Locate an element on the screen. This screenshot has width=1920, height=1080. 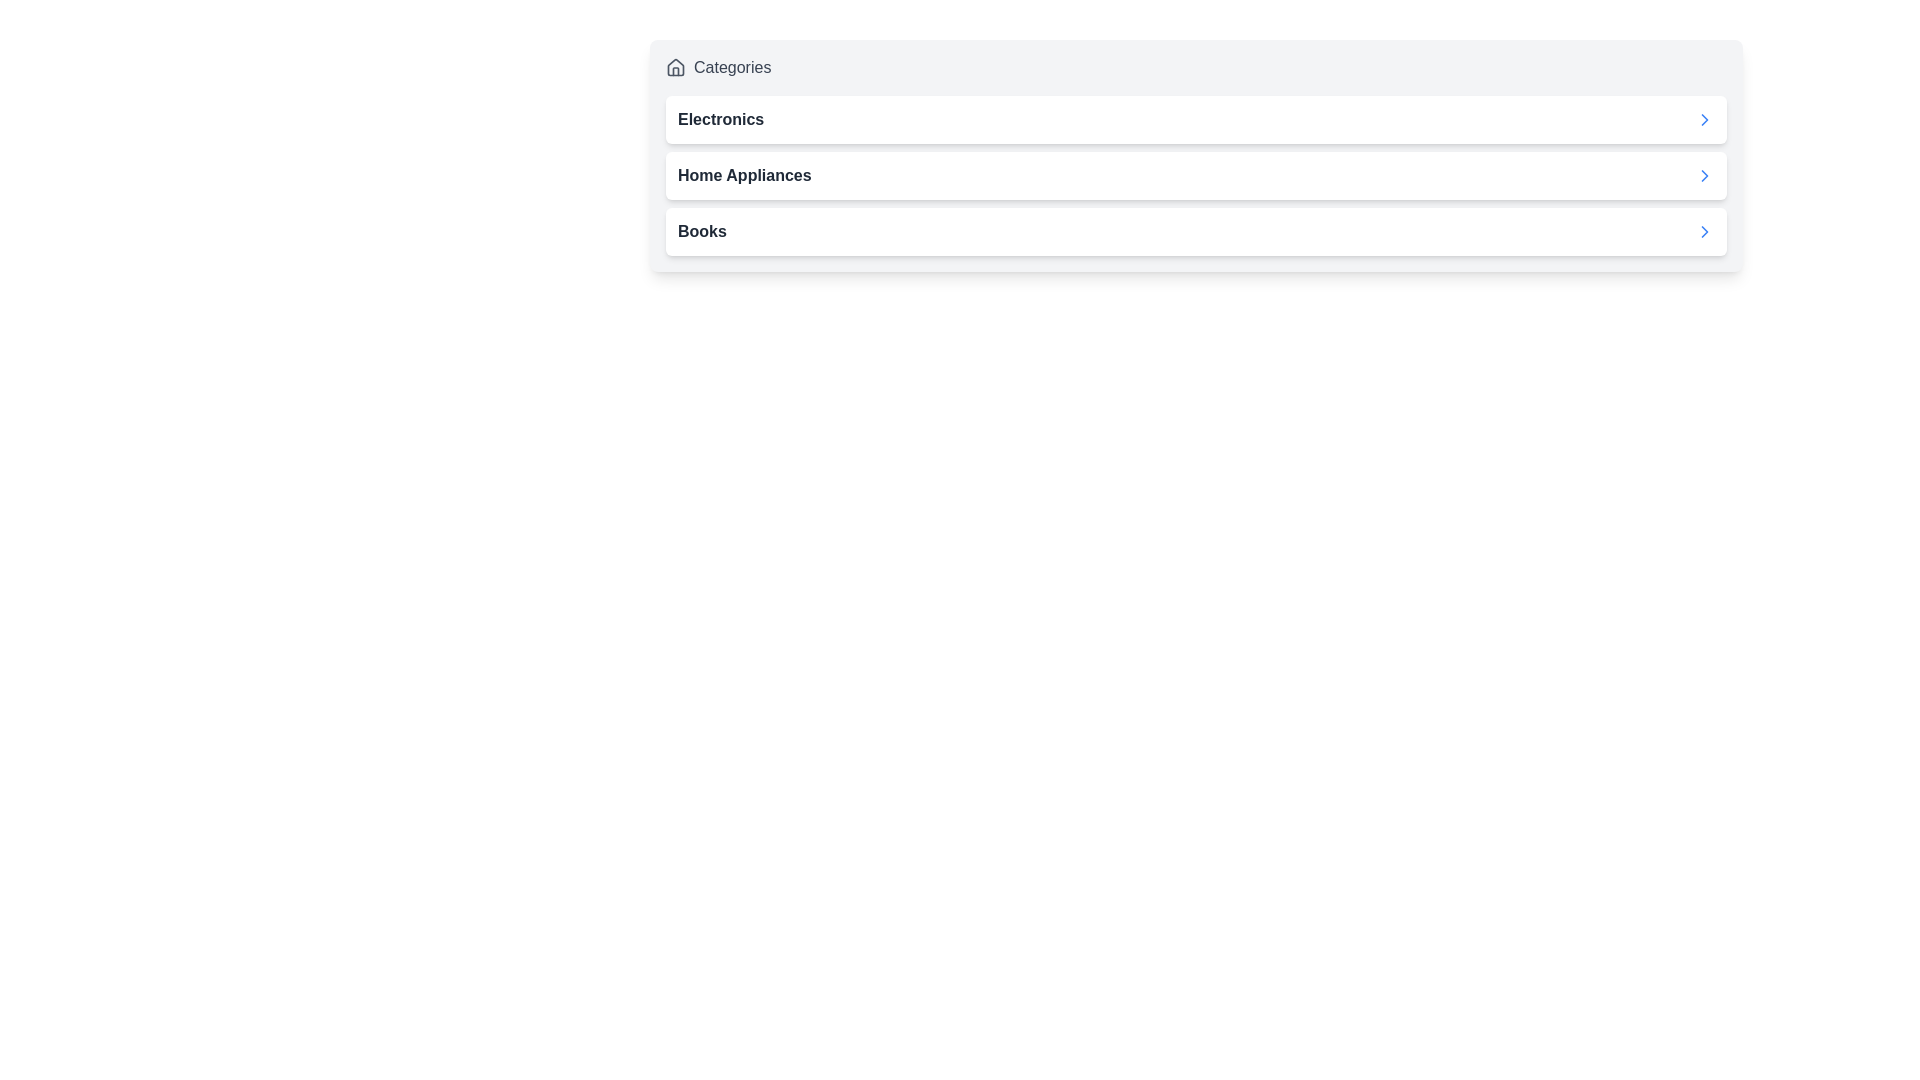
the small triangular chevron icon with a blue stroke located in the first row of the 'Electronics' list item is located at coordinates (1703, 119).